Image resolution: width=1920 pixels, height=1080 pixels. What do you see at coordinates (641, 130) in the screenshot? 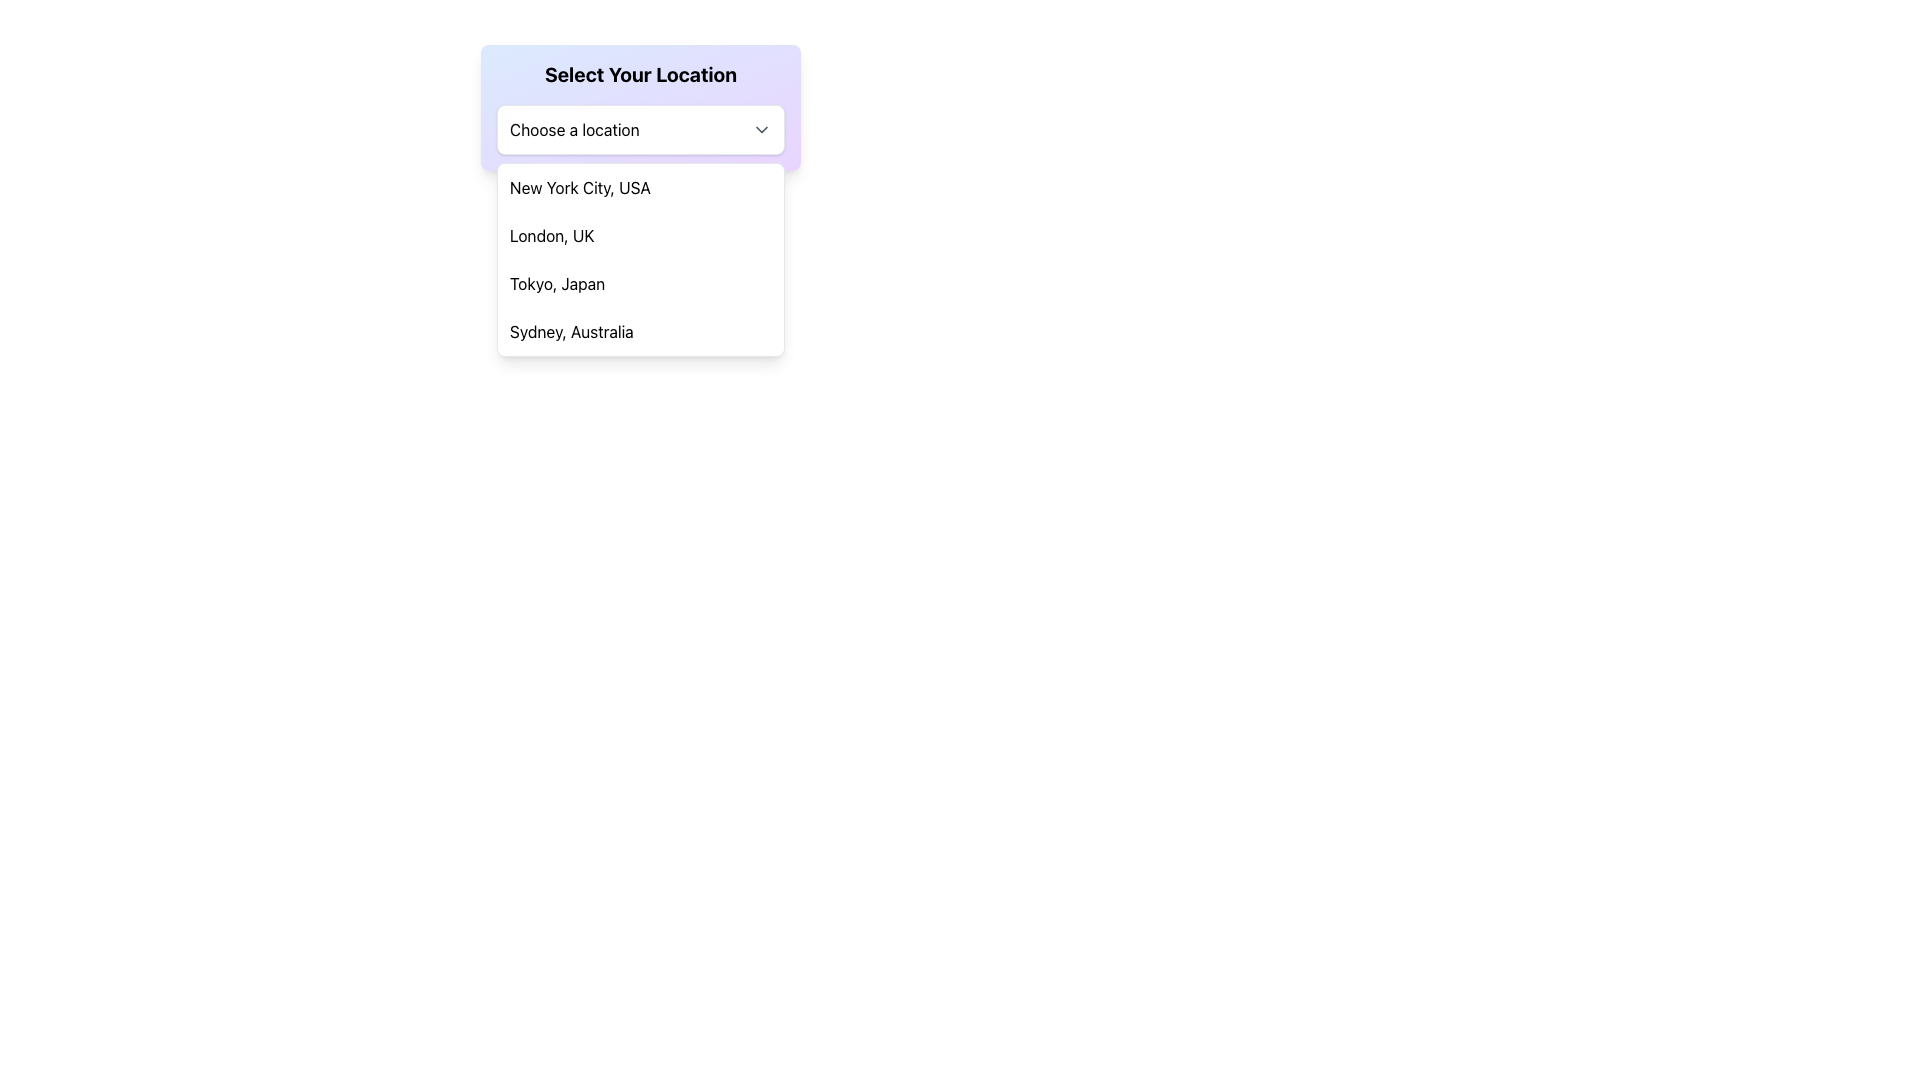
I see `the dropdown menu trigger labeled 'Choose a location'` at bounding box center [641, 130].